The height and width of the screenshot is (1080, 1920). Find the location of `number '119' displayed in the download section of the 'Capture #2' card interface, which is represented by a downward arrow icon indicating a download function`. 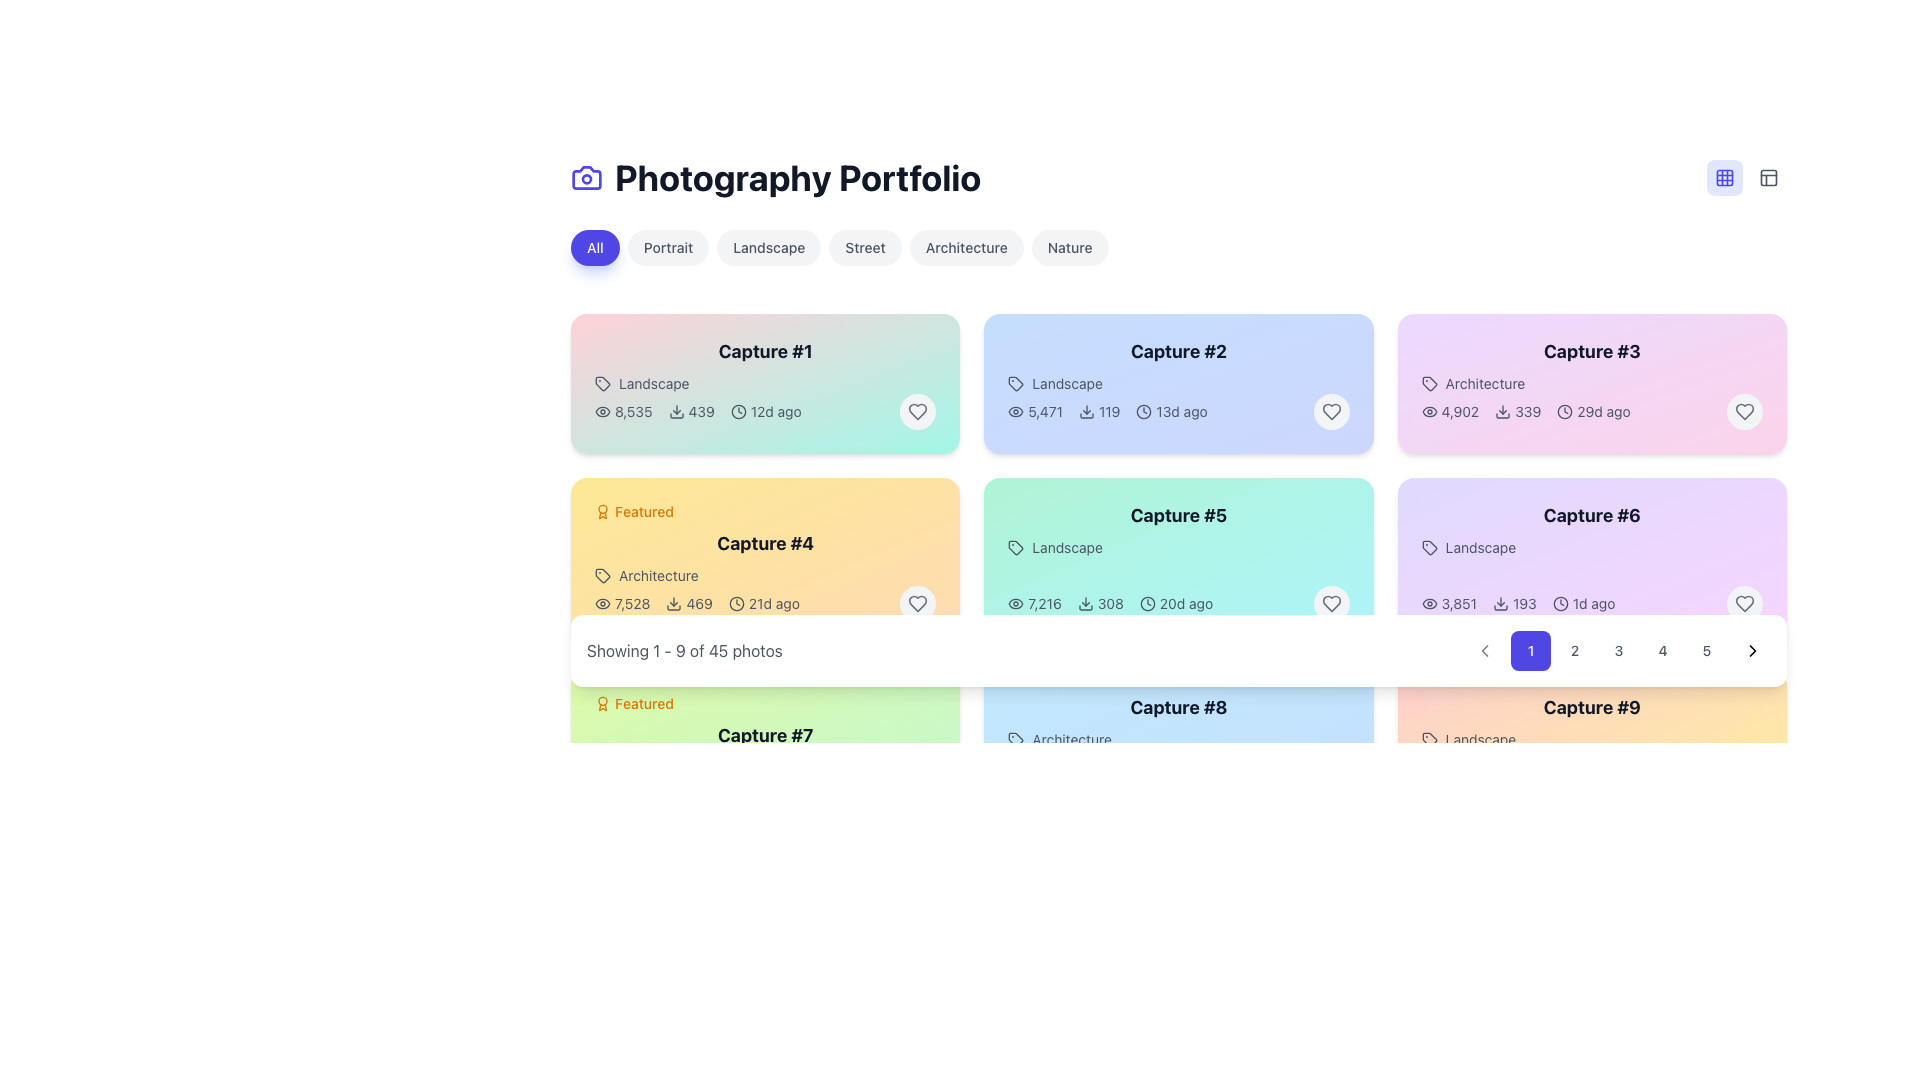

number '119' displayed in the download section of the 'Capture #2' card interface, which is represented by a downward arrow icon indicating a download function is located at coordinates (1098, 411).